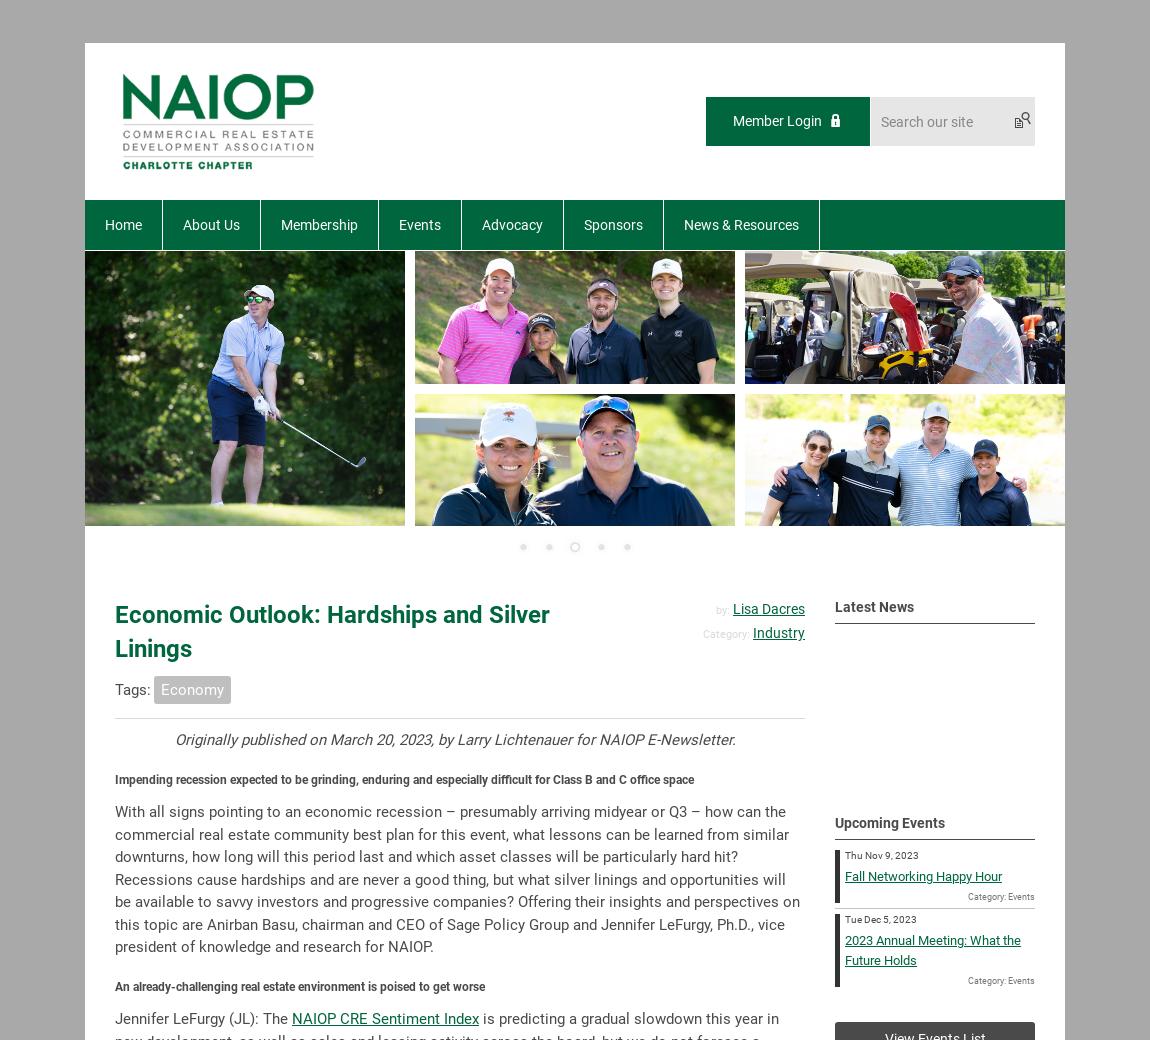 The image size is (1150, 1040). I want to click on 'Category:', so click(701, 633).